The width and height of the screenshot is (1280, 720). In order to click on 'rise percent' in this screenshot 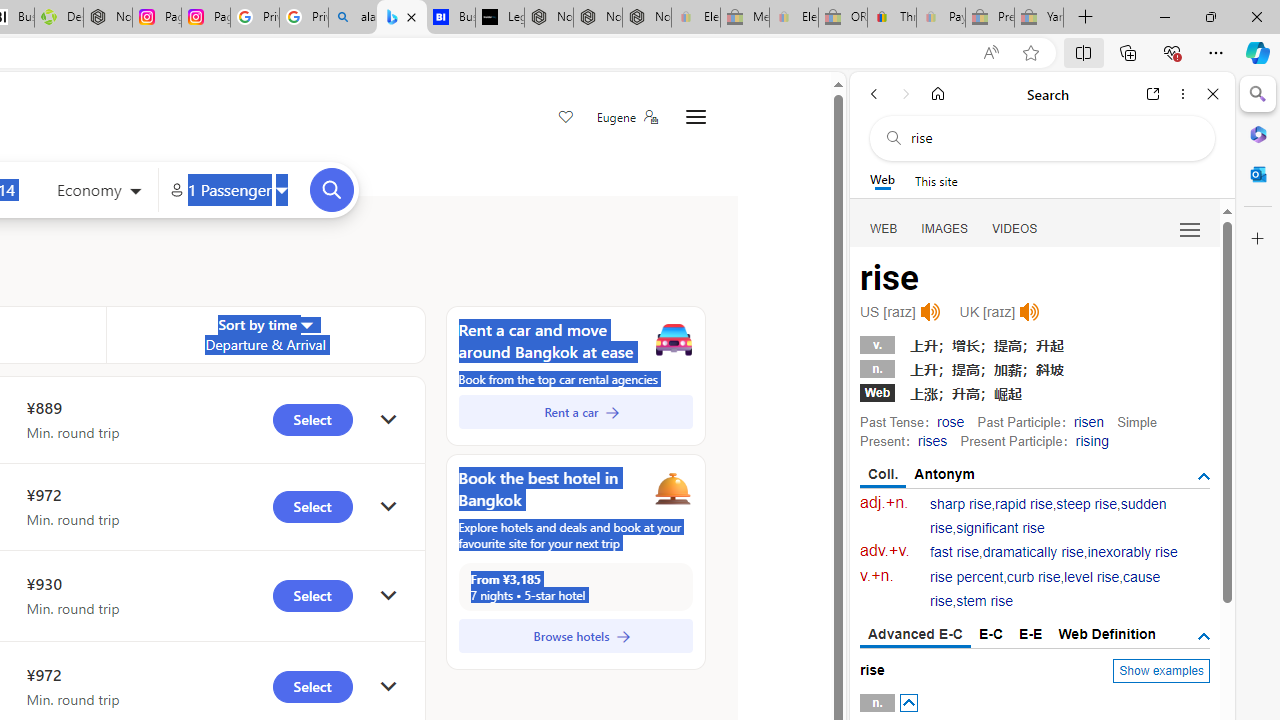, I will do `click(967, 577)`.